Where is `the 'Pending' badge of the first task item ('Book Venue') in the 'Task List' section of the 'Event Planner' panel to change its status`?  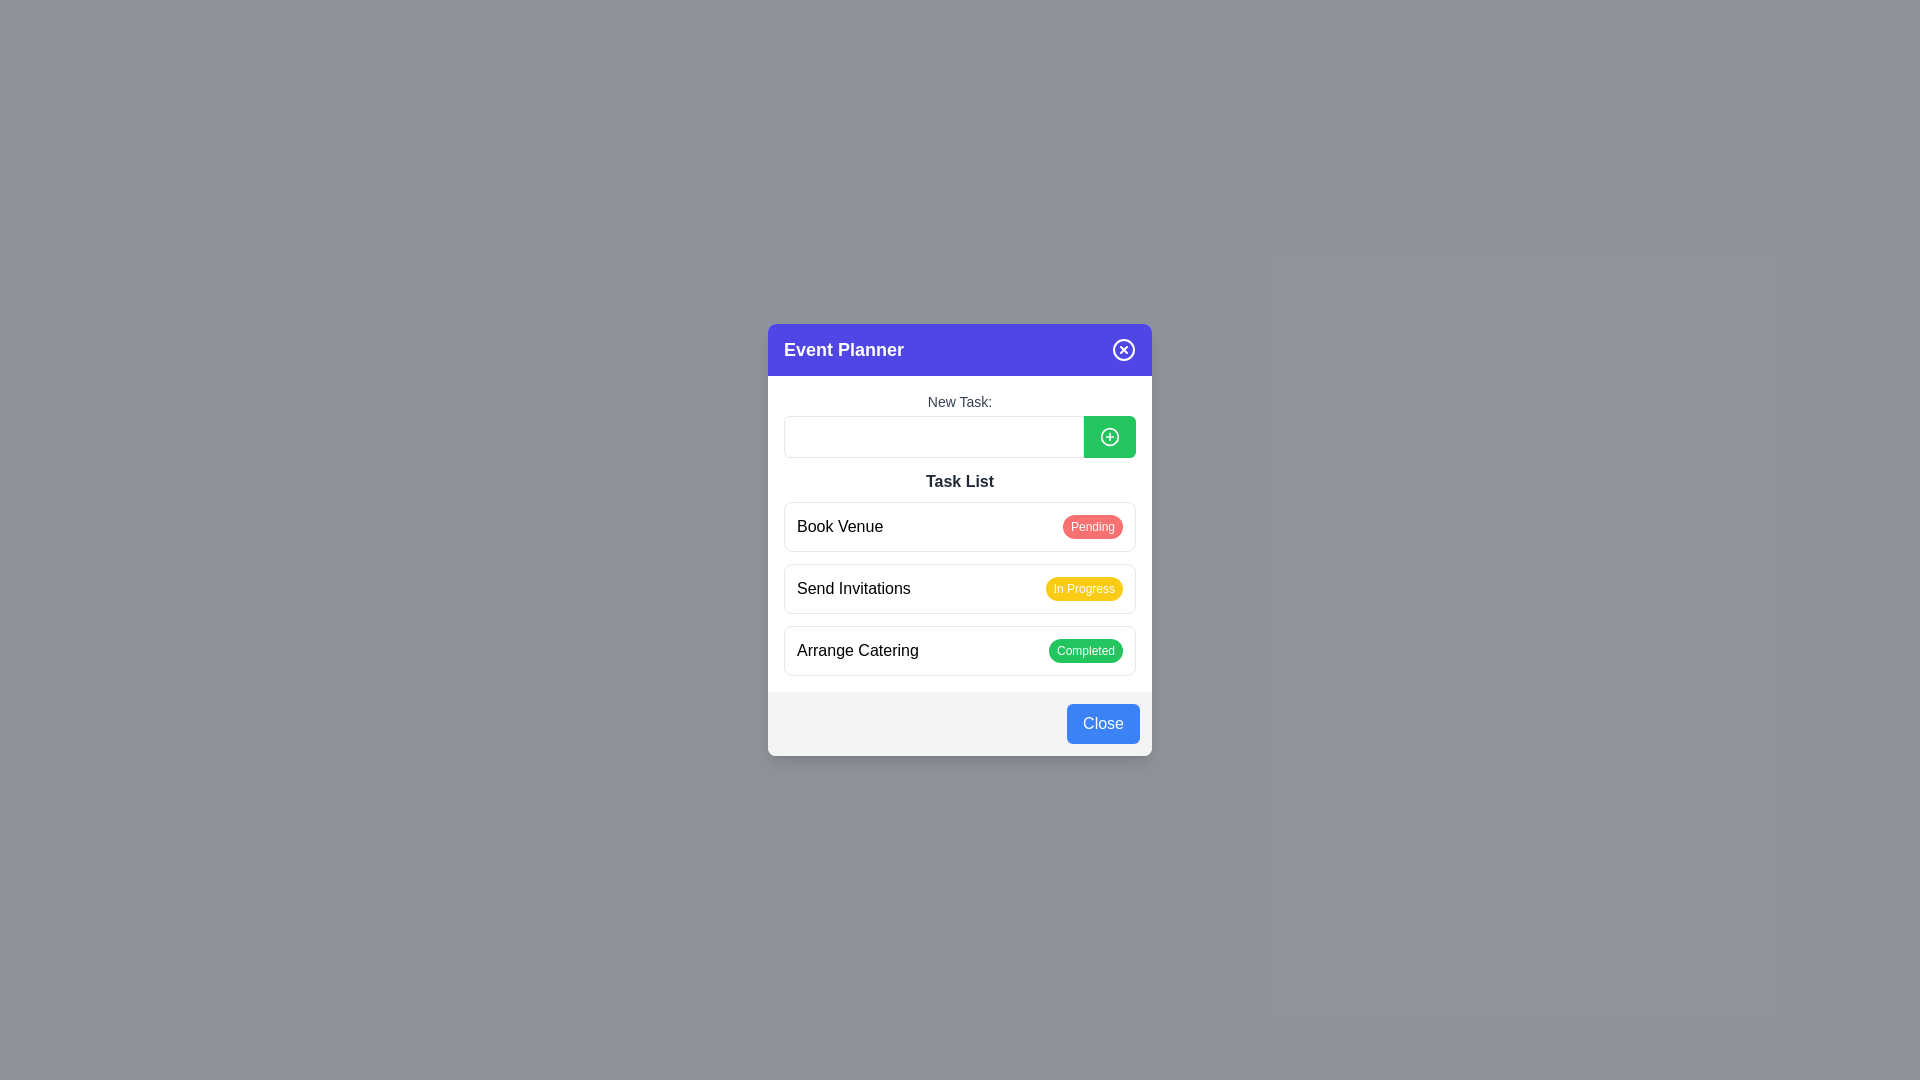
the 'Pending' badge of the first task item ('Book Venue') in the 'Task List' section of the 'Event Planner' panel to change its status is located at coordinates (960, 540).